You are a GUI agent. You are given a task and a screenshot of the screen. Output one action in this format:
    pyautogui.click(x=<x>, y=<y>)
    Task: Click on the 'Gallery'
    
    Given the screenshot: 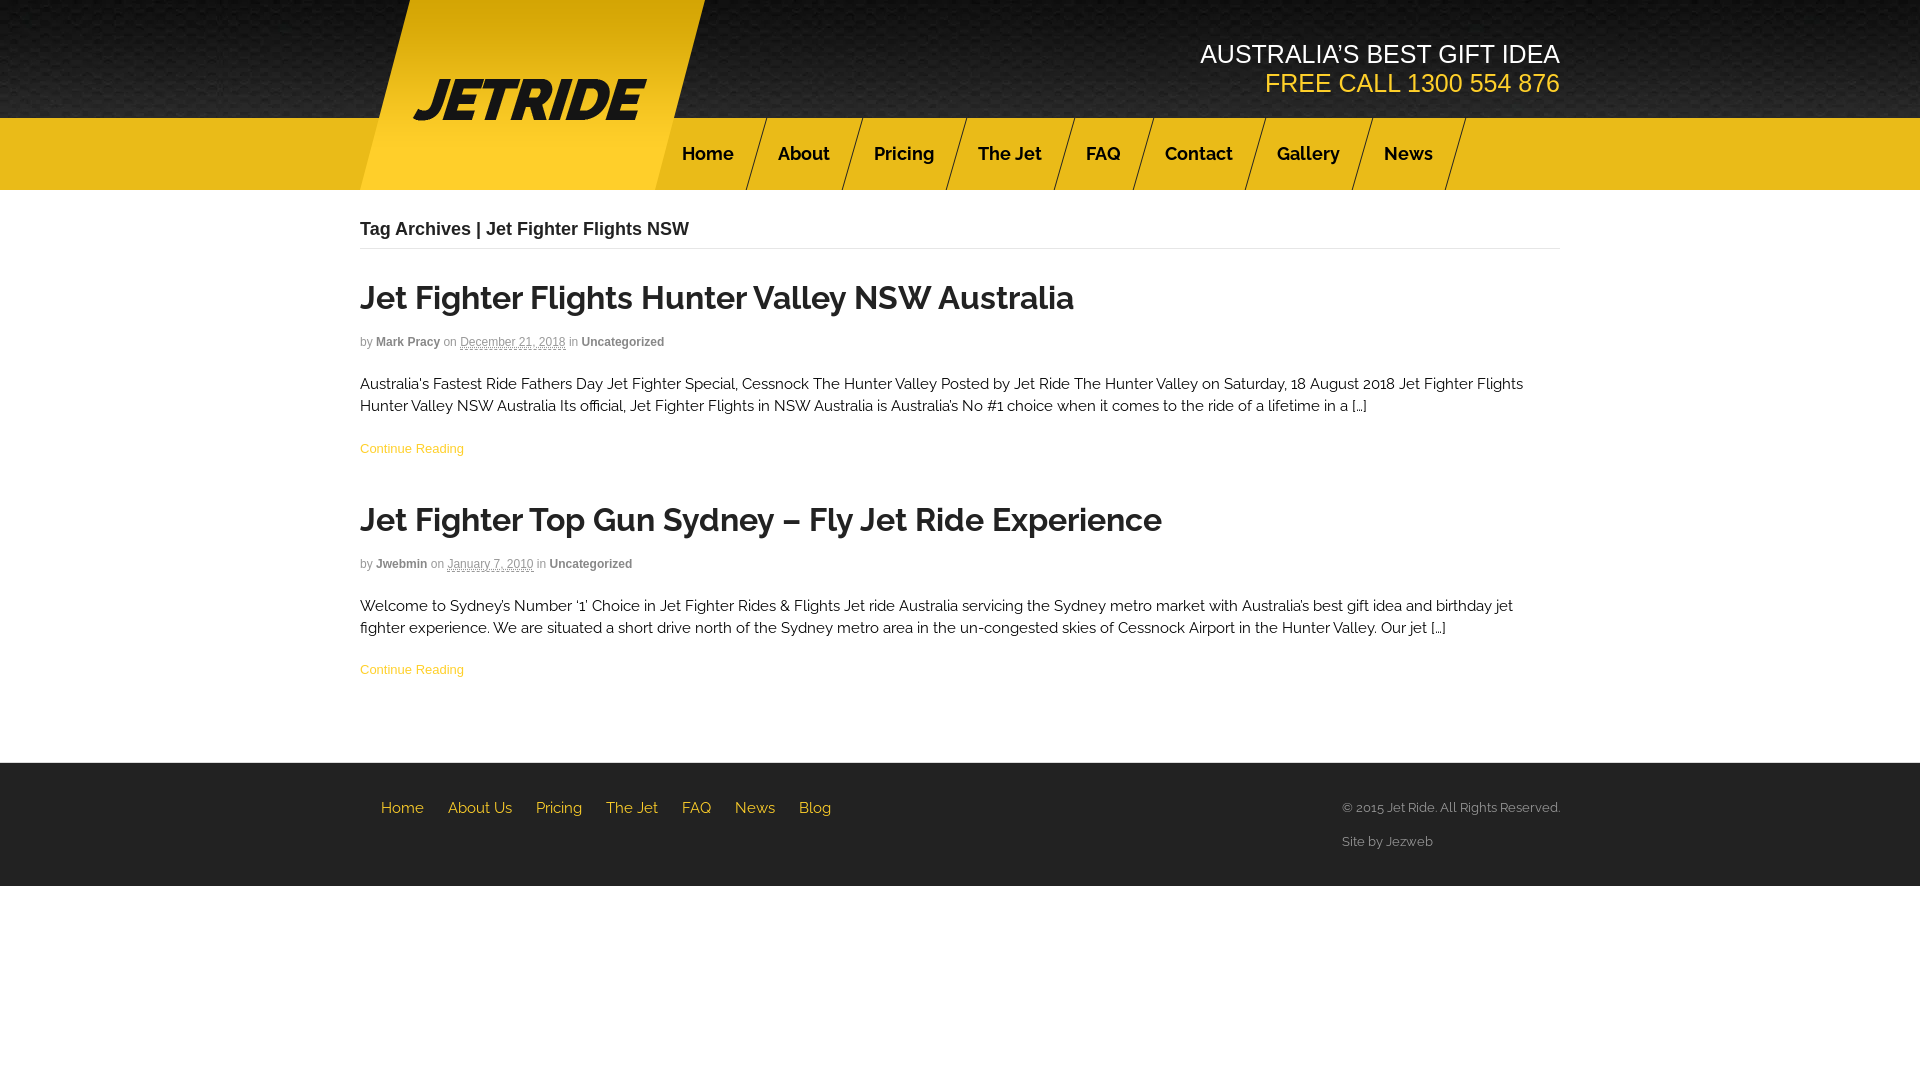 What is the action you would take?
    pyautogui.click(x=1308, y=153)
    